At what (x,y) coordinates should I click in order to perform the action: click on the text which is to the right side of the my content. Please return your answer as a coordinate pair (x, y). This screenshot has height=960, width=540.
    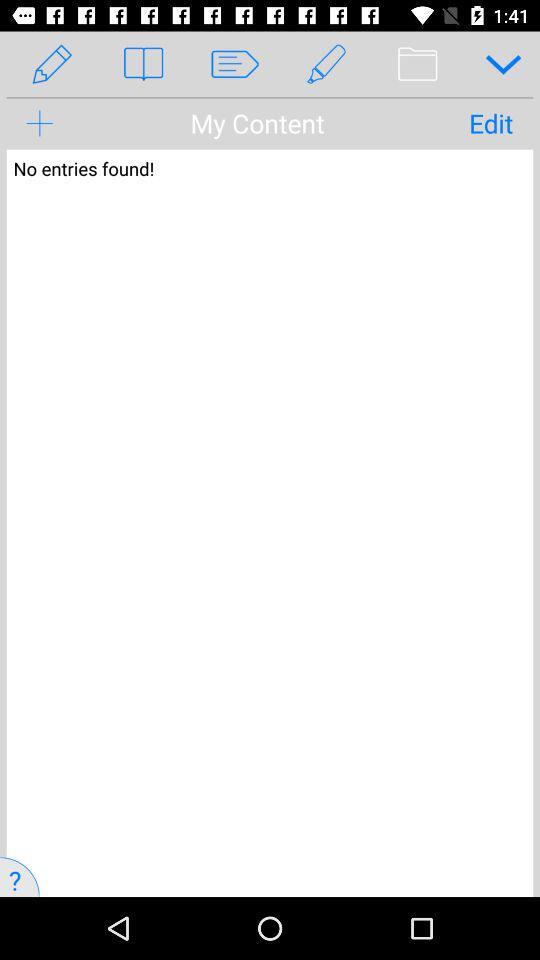
    Looking at the image, I should click on (490, 122).